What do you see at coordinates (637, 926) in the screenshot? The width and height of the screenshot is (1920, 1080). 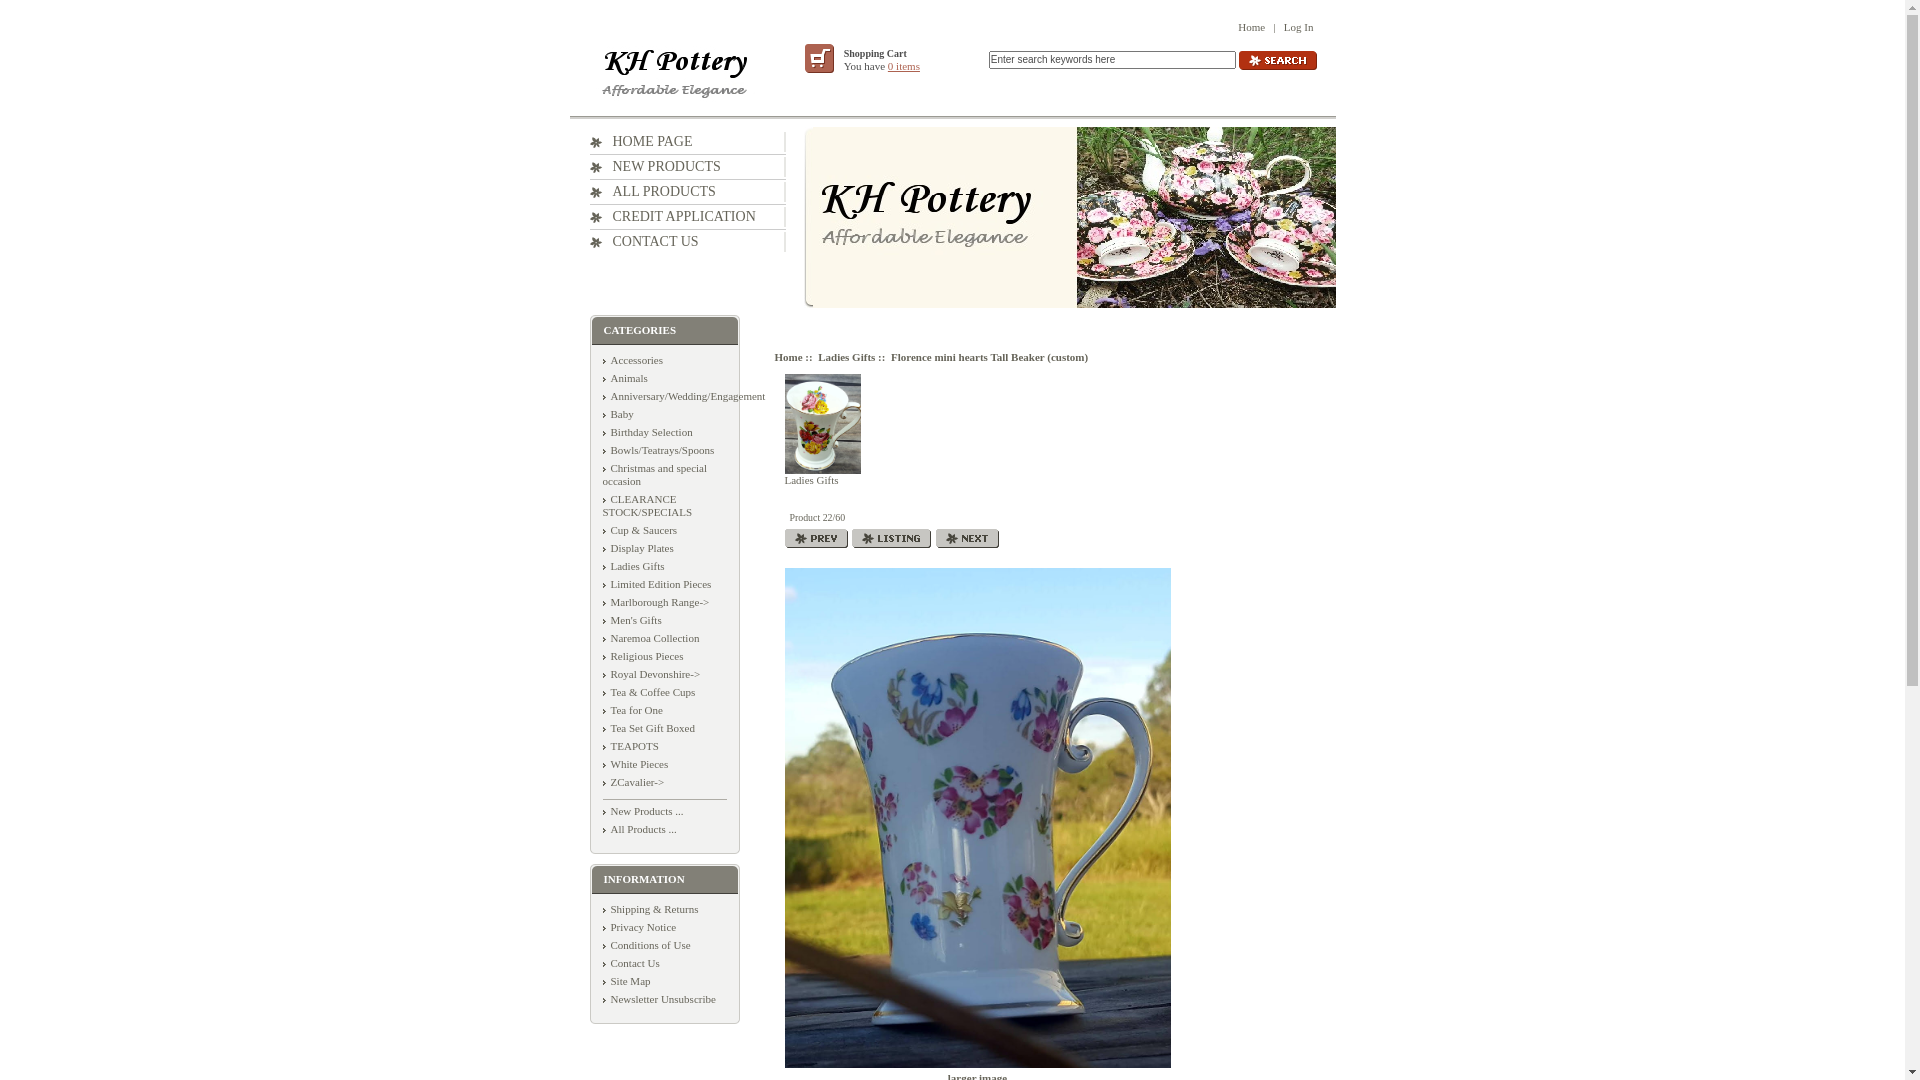 I see `'Privacy Notice'` at bounding box center [637, 926].